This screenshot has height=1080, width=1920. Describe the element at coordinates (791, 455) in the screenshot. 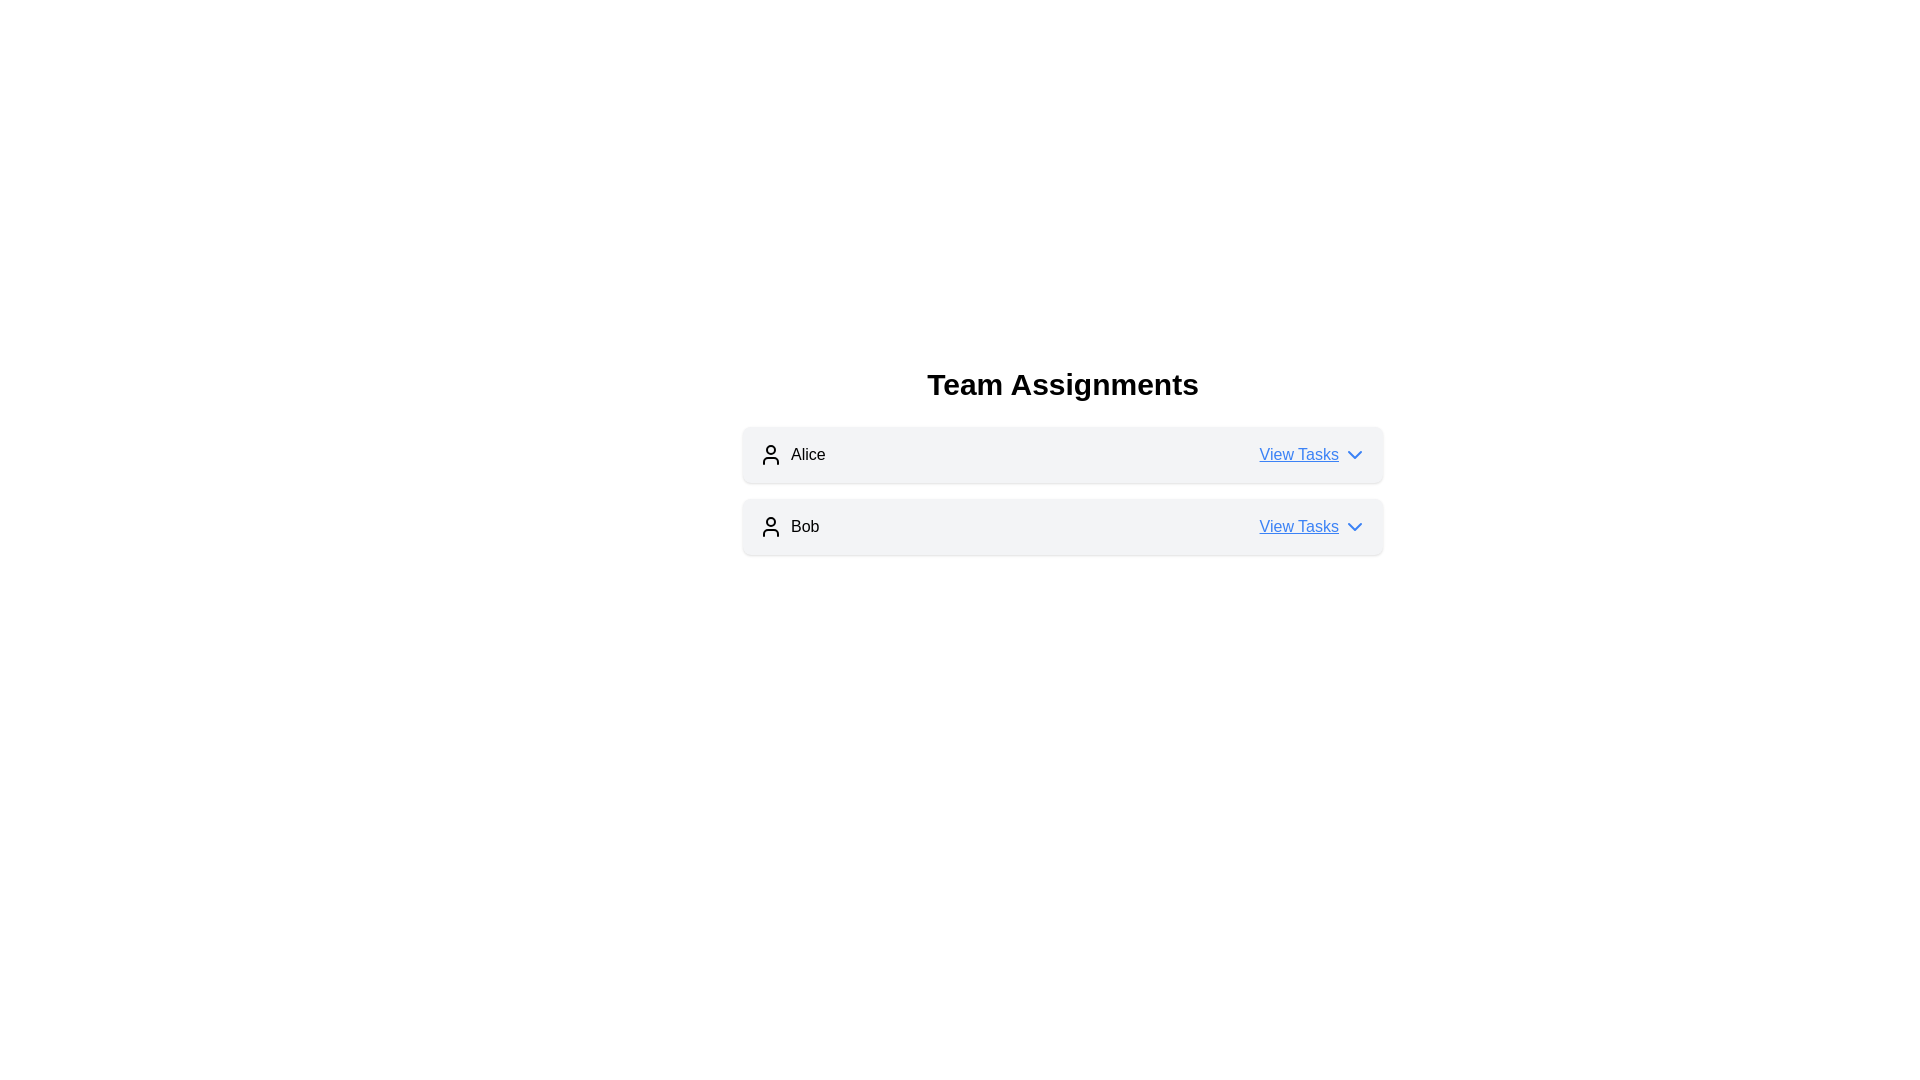

I see `text content of the Text Label displaying 'Alice', which is positioned to the right of a user icon in the 'Team Assignments' section` at that location.